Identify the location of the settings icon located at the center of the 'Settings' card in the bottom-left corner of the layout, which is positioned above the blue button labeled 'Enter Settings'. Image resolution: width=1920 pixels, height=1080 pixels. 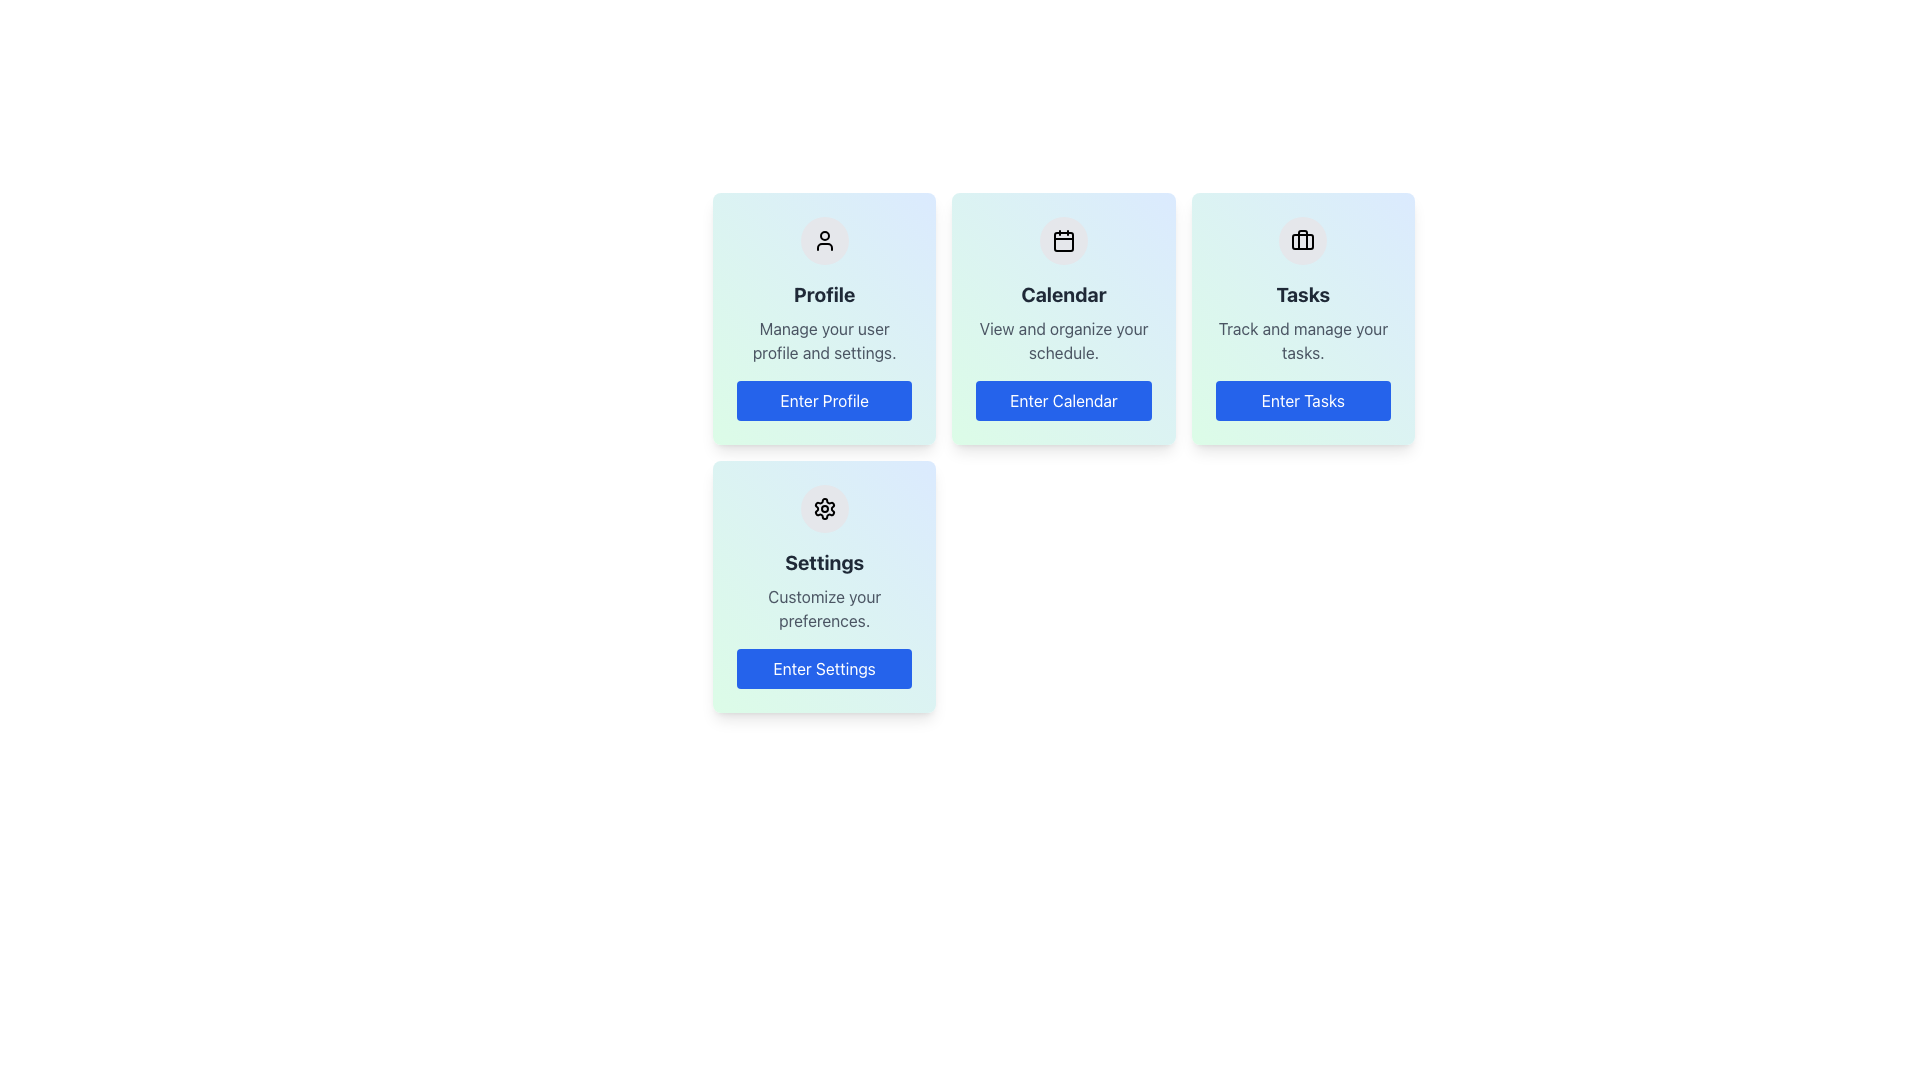
(824, 508).